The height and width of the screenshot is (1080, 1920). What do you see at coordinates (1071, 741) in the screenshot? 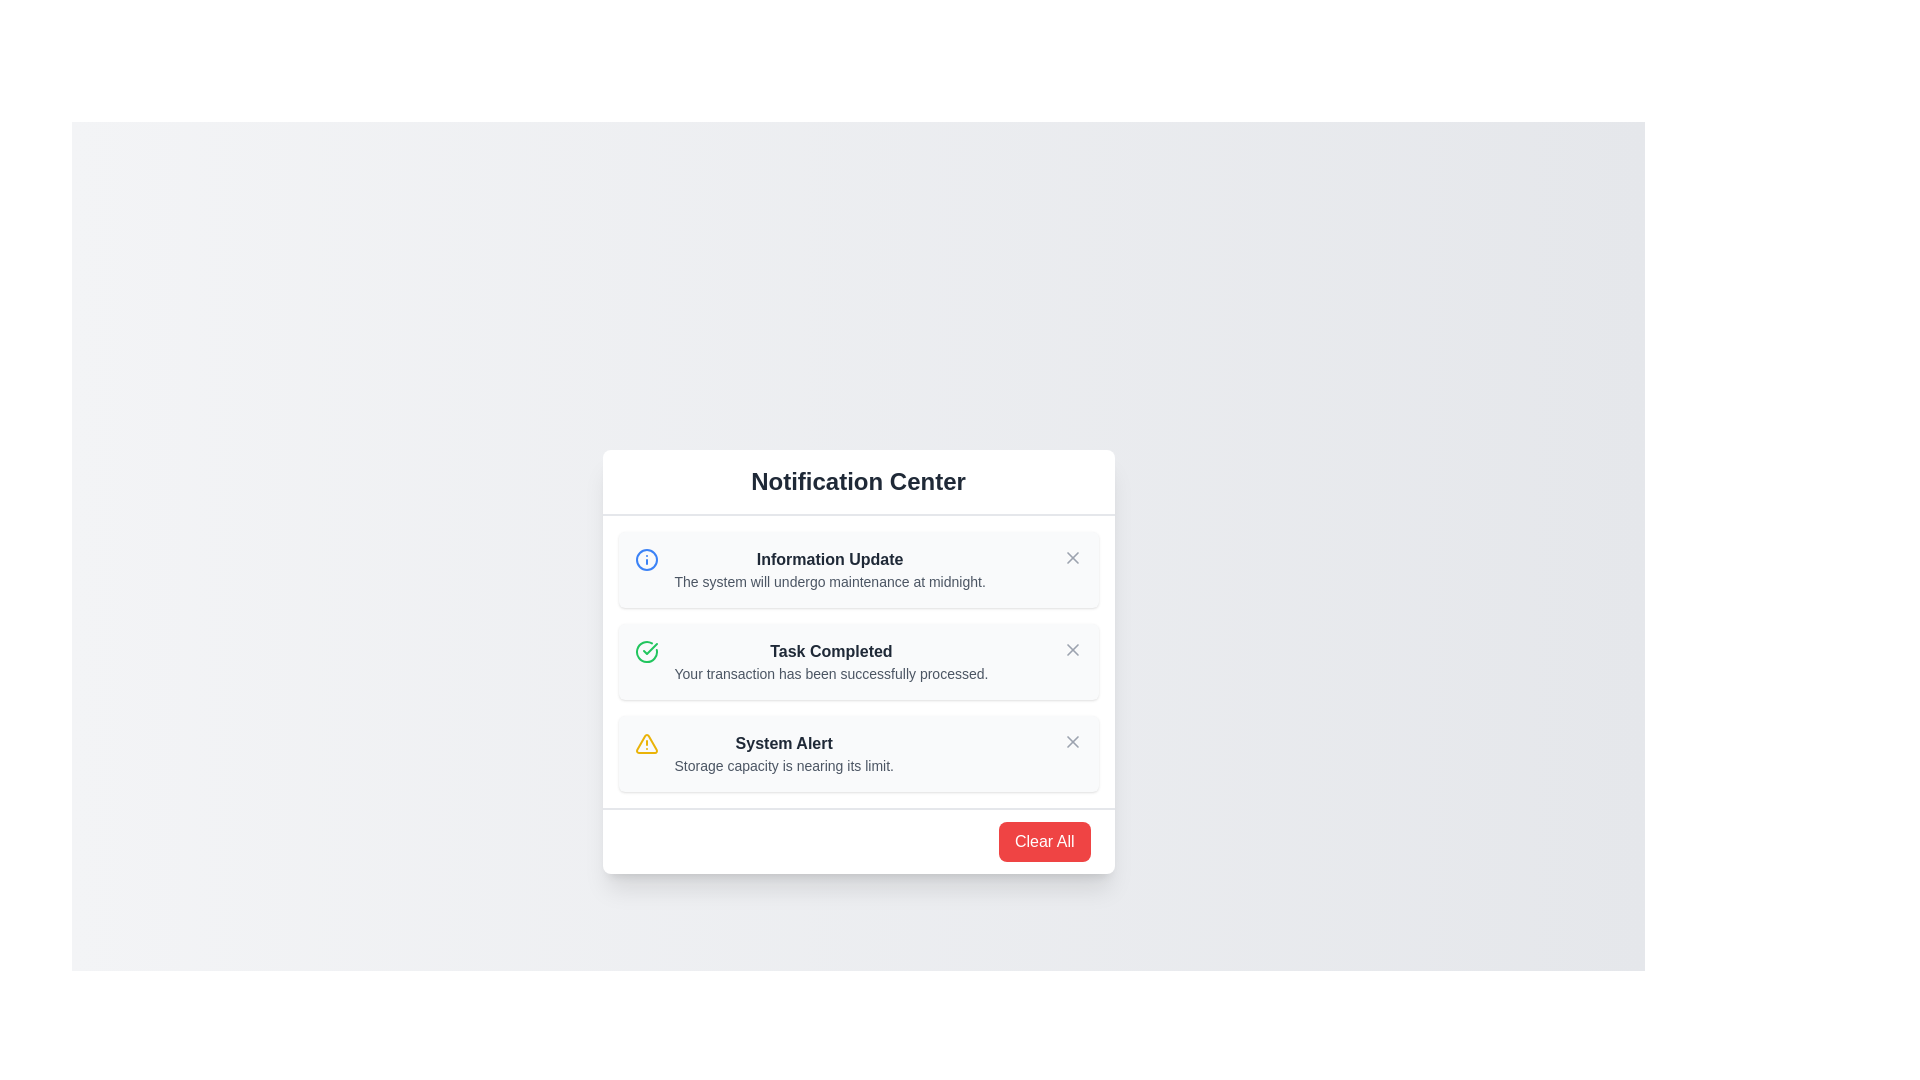
I see `the close button located at the top right corner of the 'System Alert' notification in the Notification Center` at bounding box center [1071, 741].